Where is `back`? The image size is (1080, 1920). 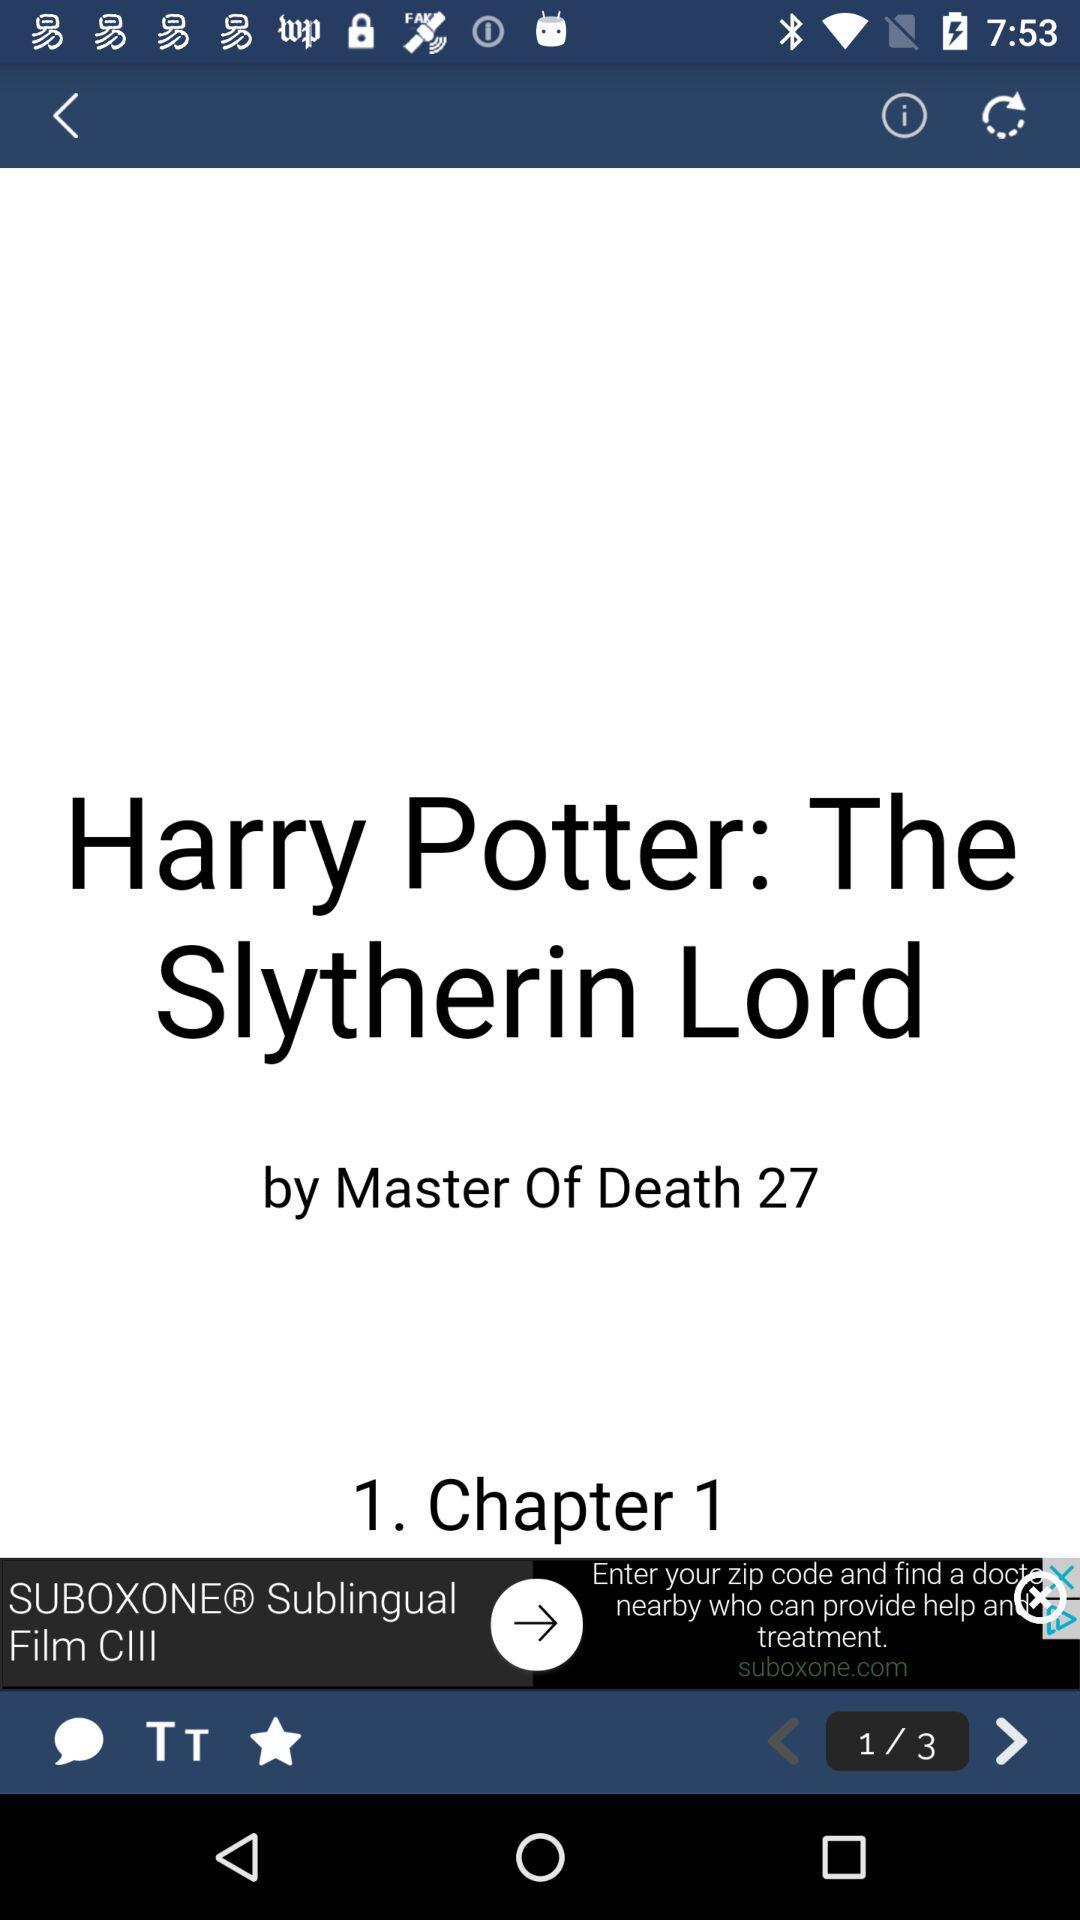 back is located at coordinates (1011, 1740).